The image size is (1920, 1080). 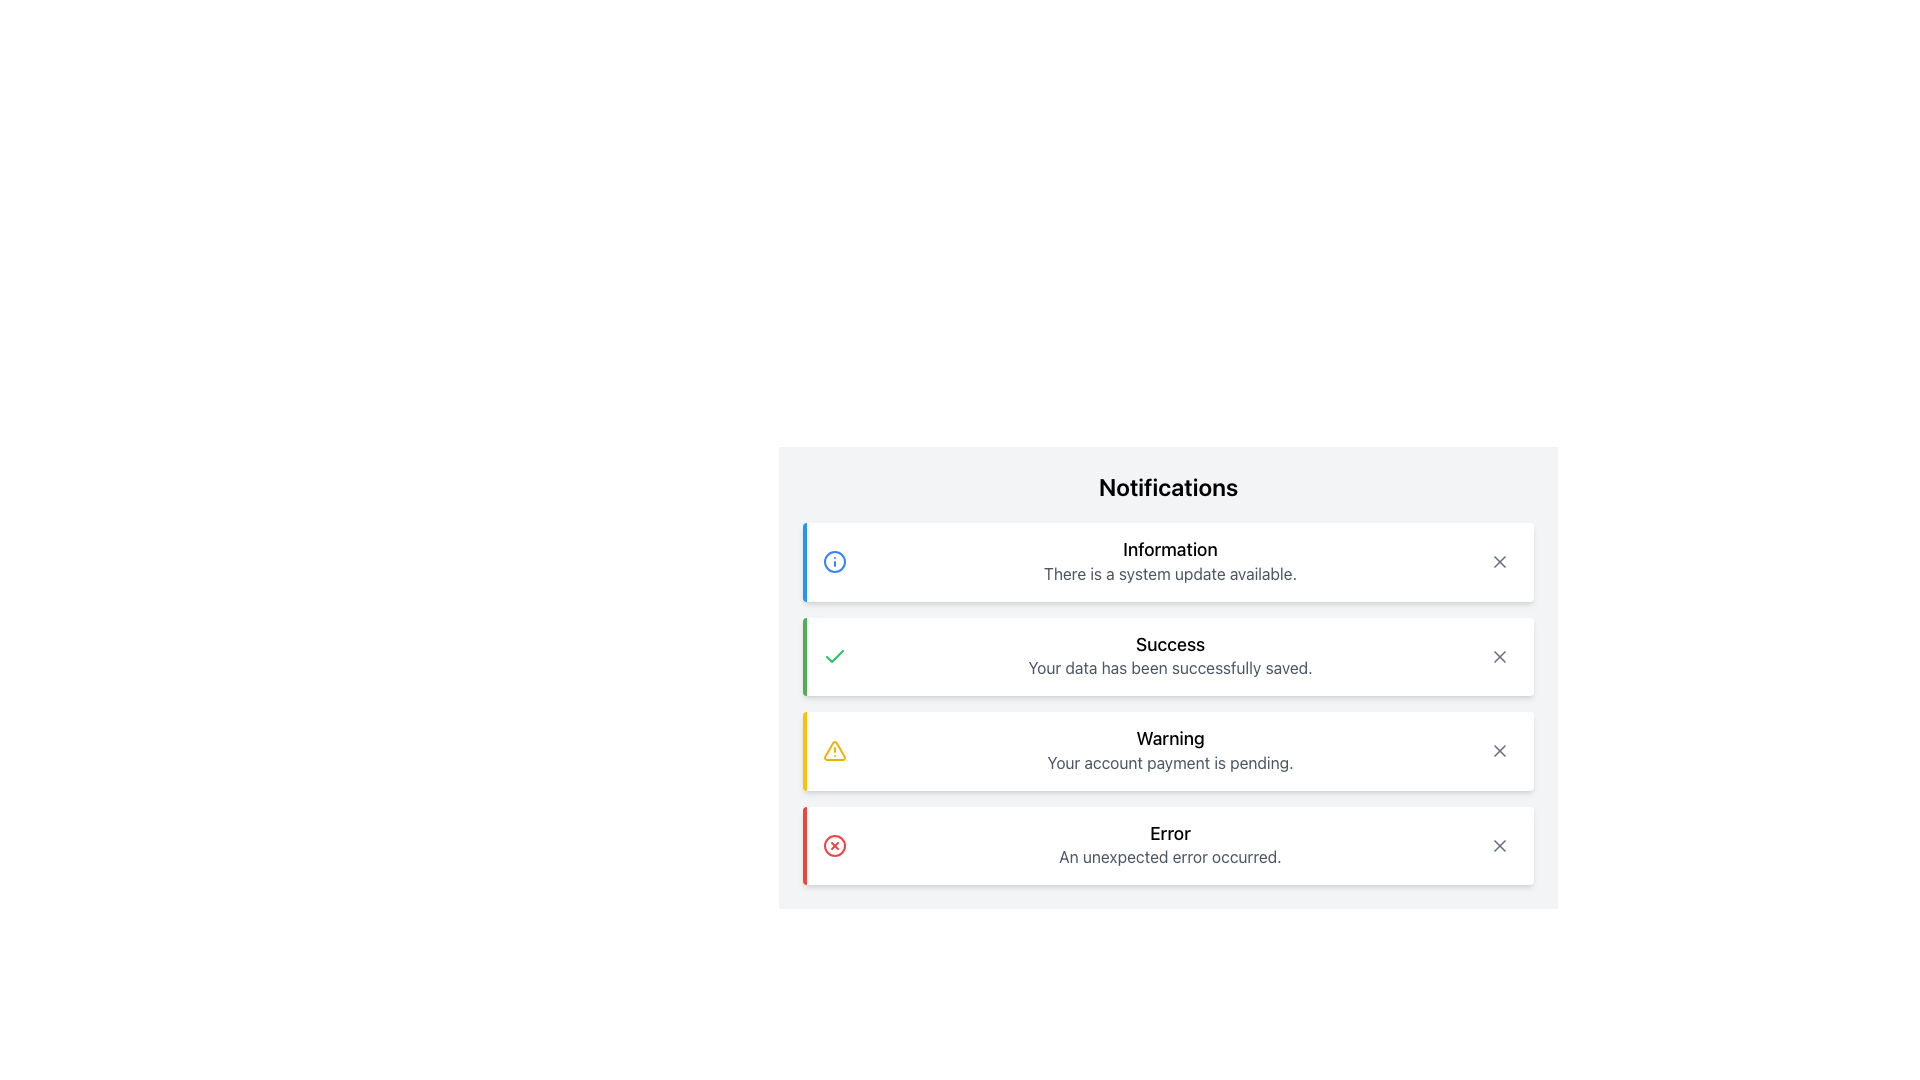 I want to click on the close icon represented by an 'X' symbol in the top-right corner of the notification box labeled 'Success: Your data has been successfully saved.' to trigger the hover effect, so click(x=1499, y=655).